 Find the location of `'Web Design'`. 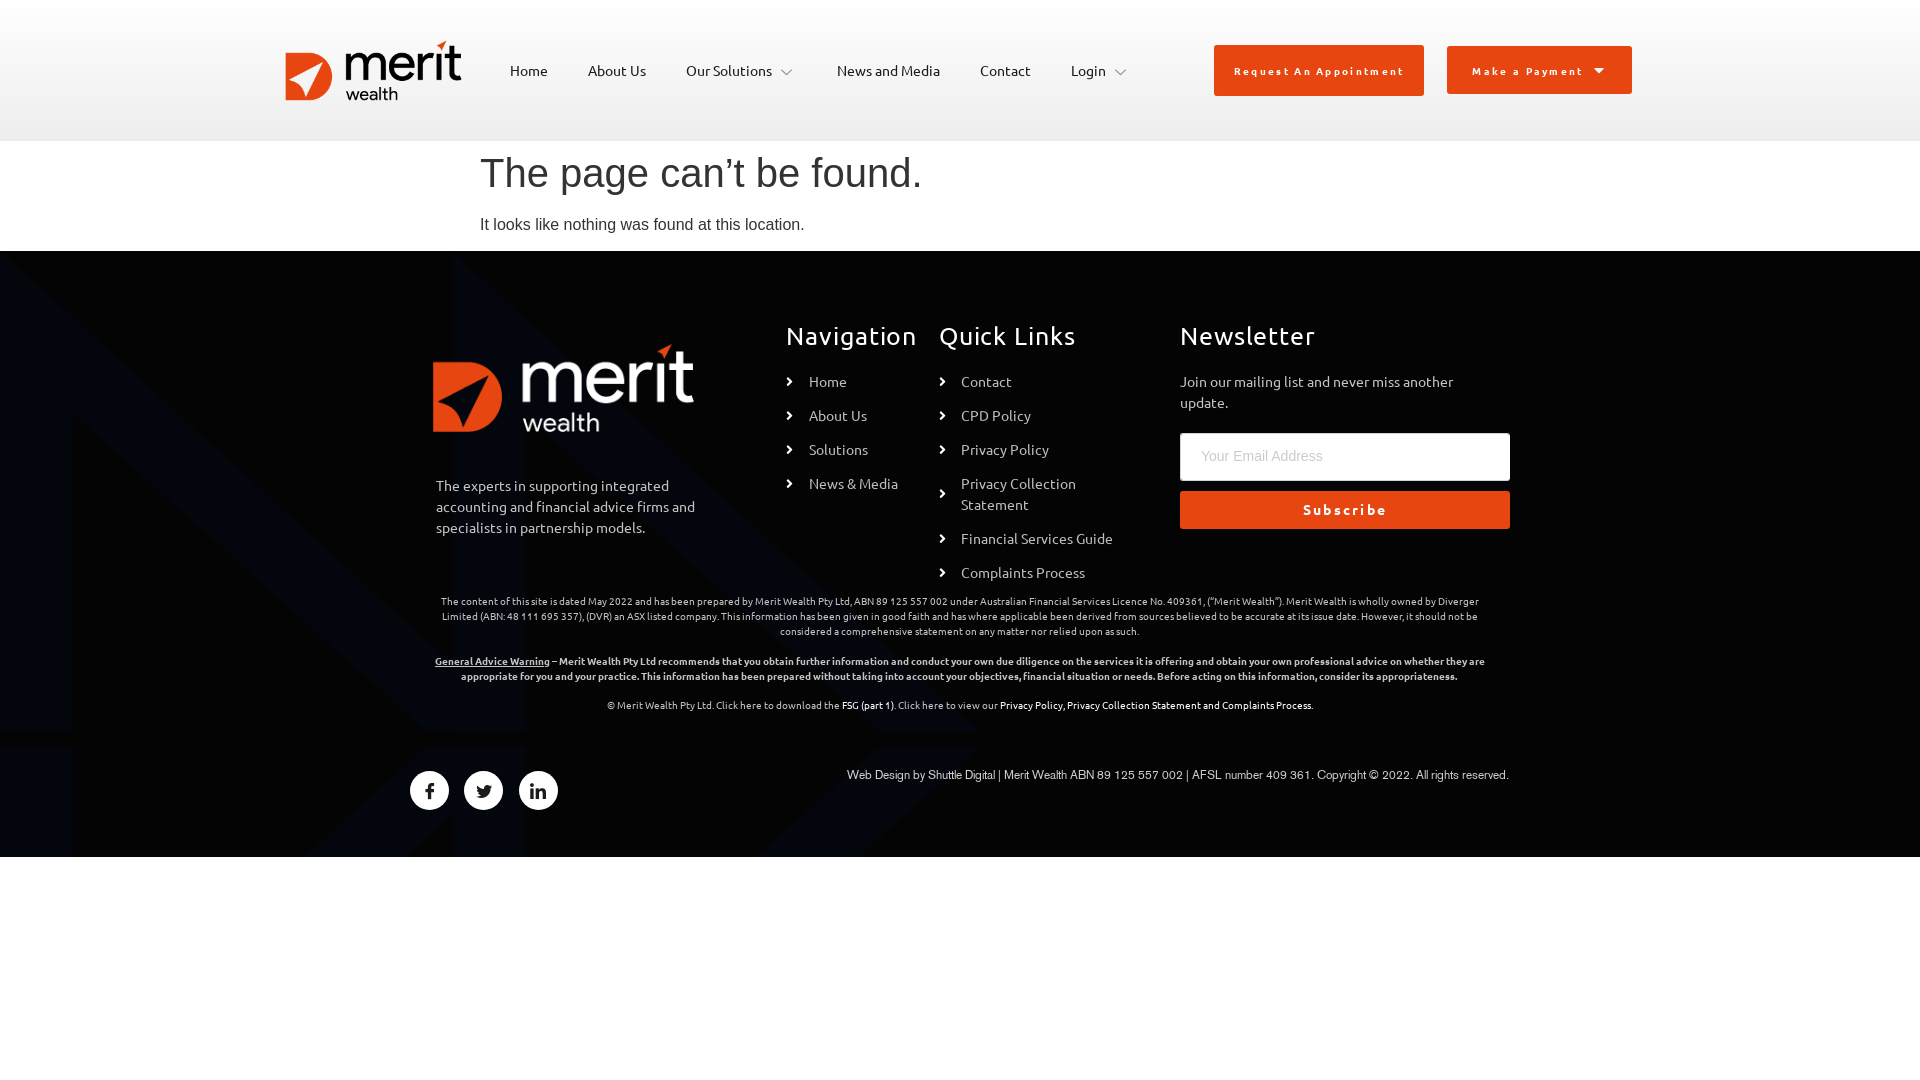

'Web Design' is located at coordinates (878, 773).